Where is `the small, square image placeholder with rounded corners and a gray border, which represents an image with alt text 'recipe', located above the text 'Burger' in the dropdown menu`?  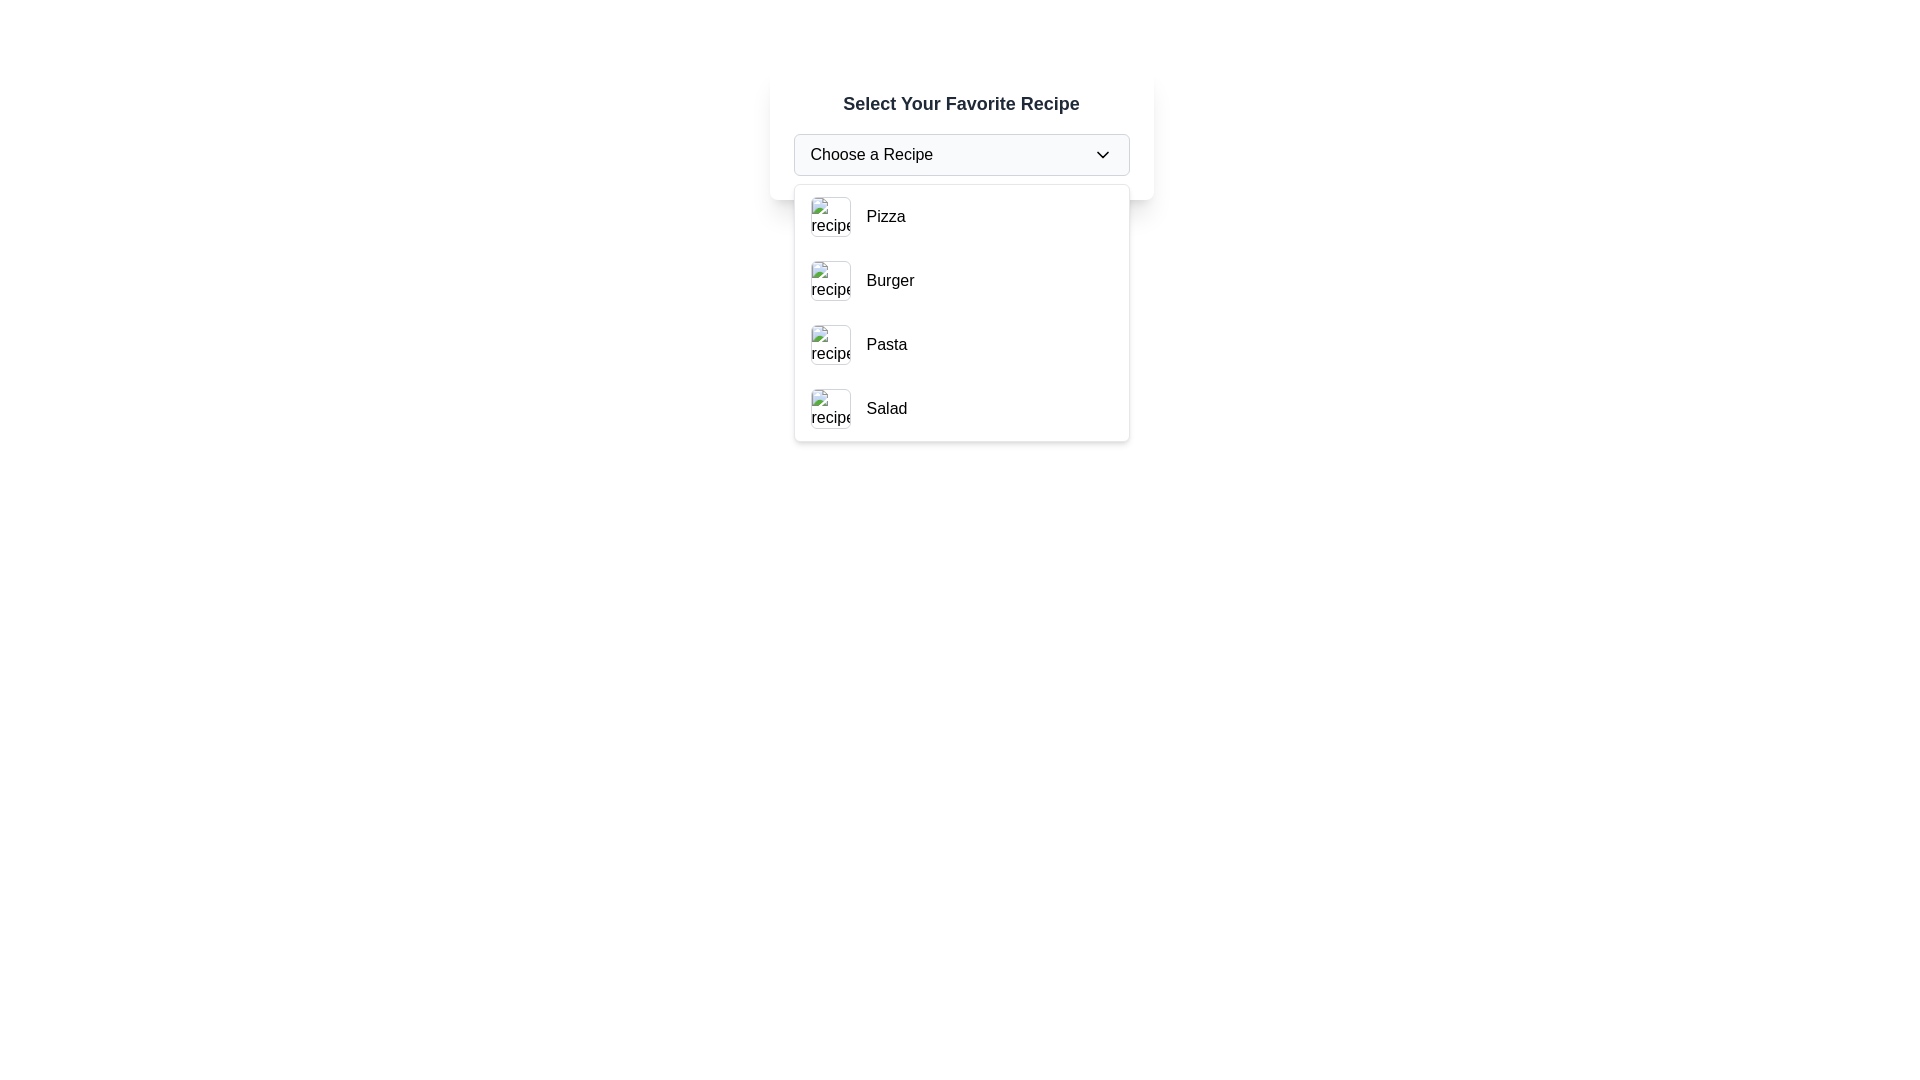
the small, square image placeholder with rounded corners and a gray border, which represents an image with alt text 'recipe', located above the text 'Burger' in the dropdown menu is located at coordinates (830, 281).